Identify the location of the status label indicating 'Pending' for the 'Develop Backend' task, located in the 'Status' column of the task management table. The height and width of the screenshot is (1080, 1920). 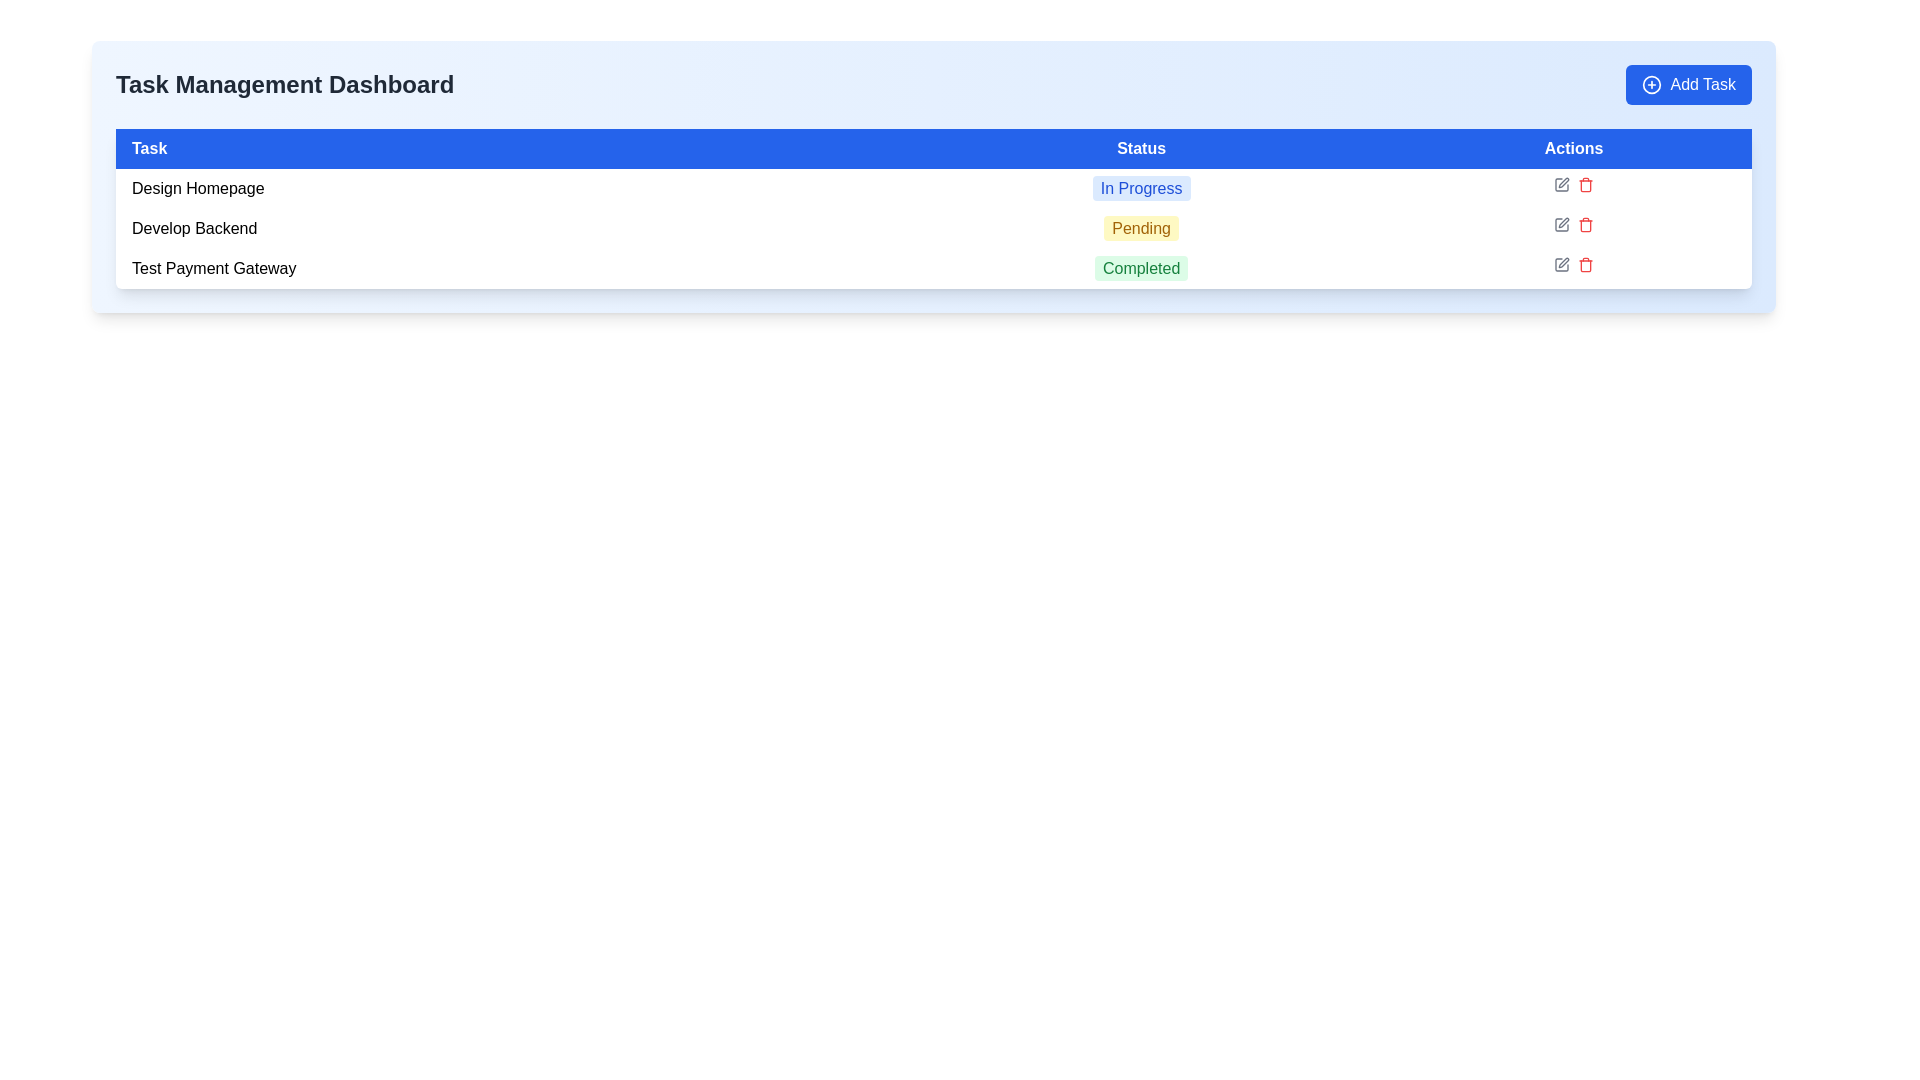
(1141, 227).